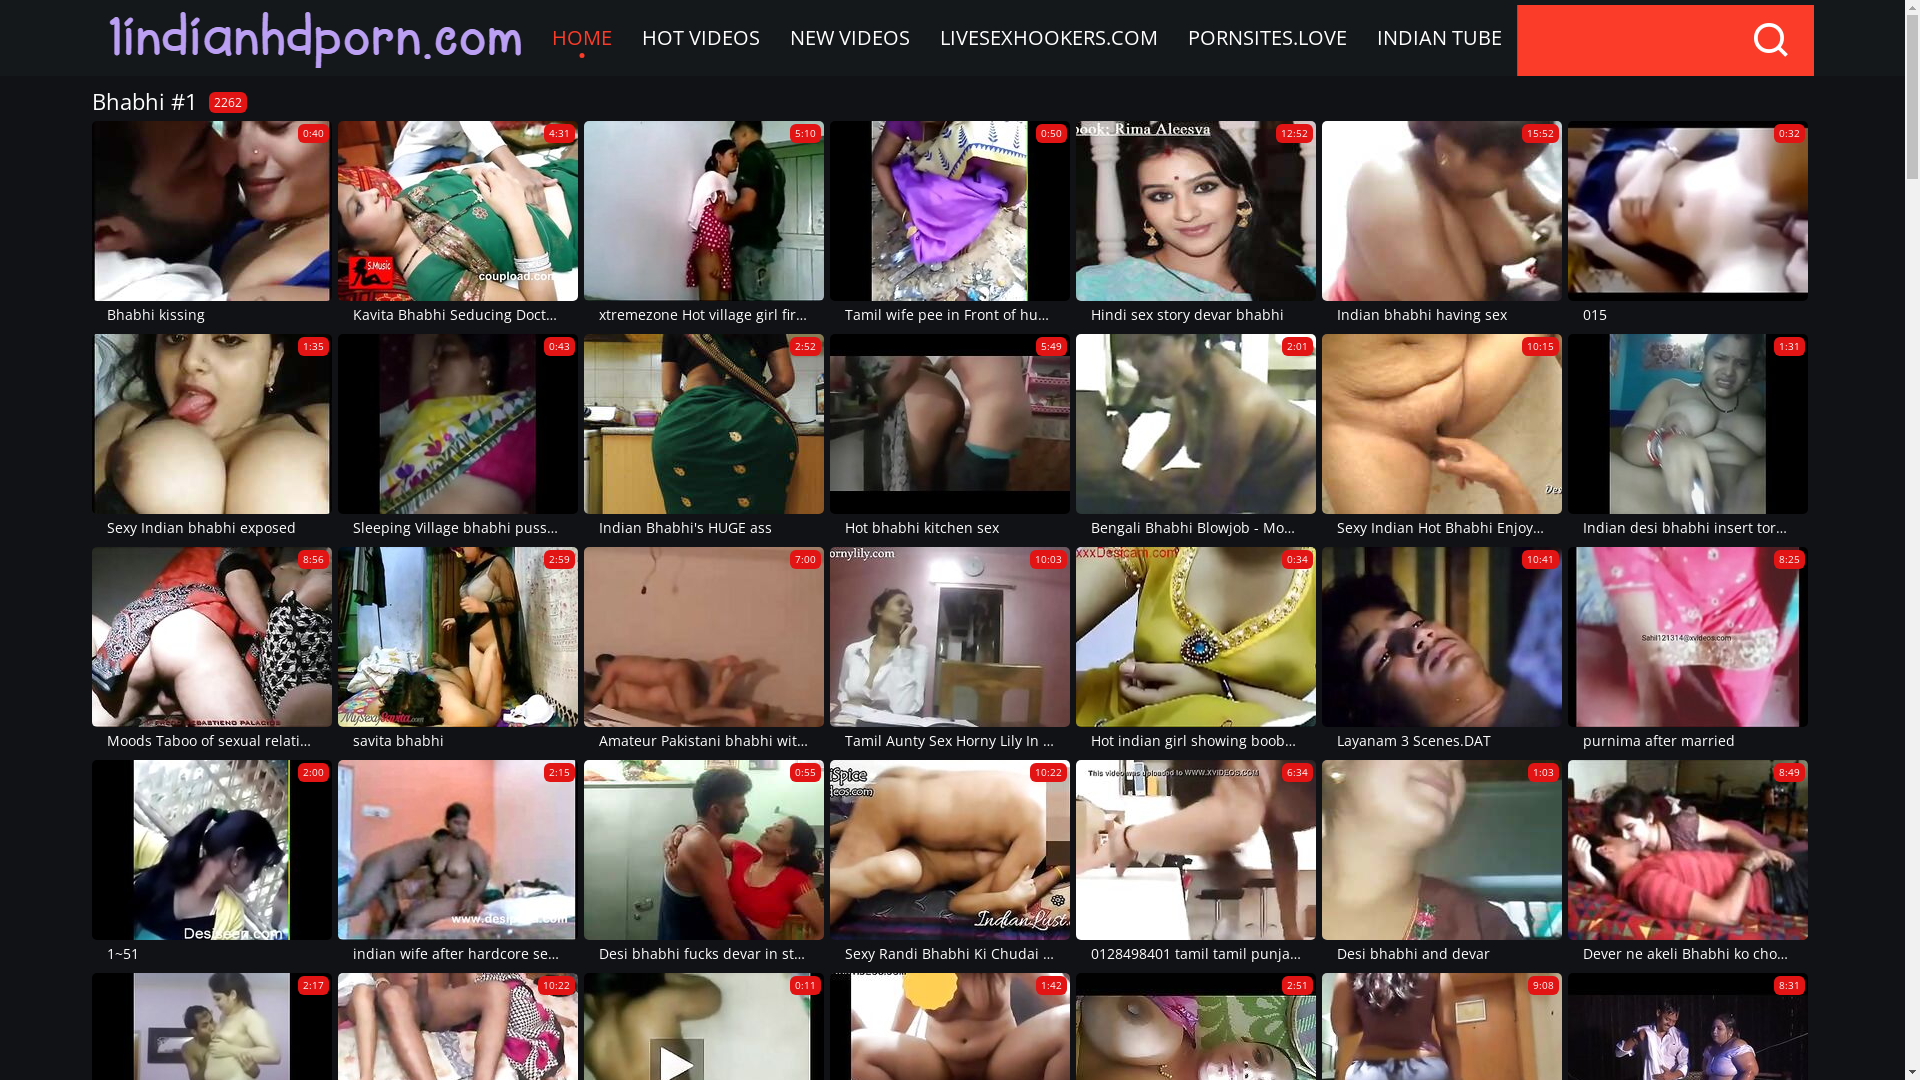  What do you see at coordinates (1441, 862) in the screenshot?
I see `'1:03` at bounding box center [1441, 862].